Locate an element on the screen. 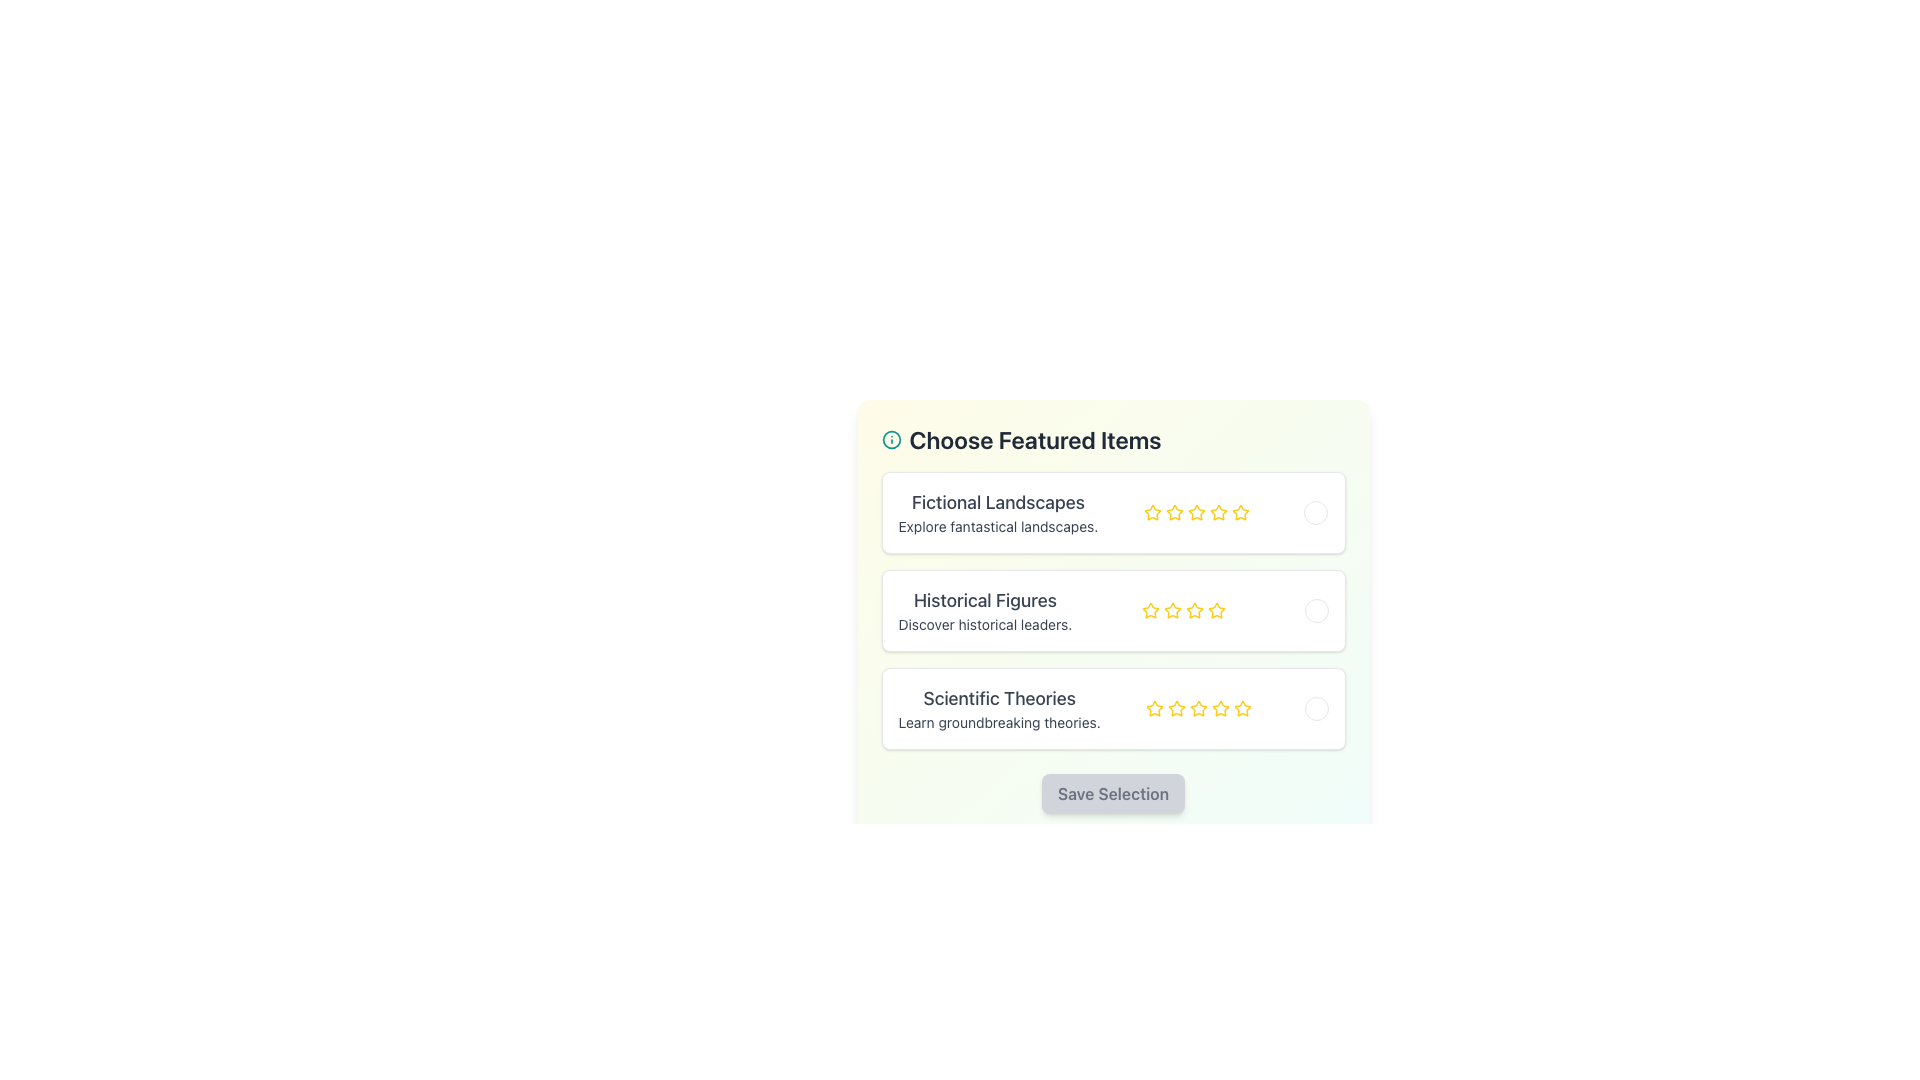 The height and width of the screenshot is (1080, 1920). the third star icon in the rating row for 'Scientific Theories' is located at coordinates (1218, 707).